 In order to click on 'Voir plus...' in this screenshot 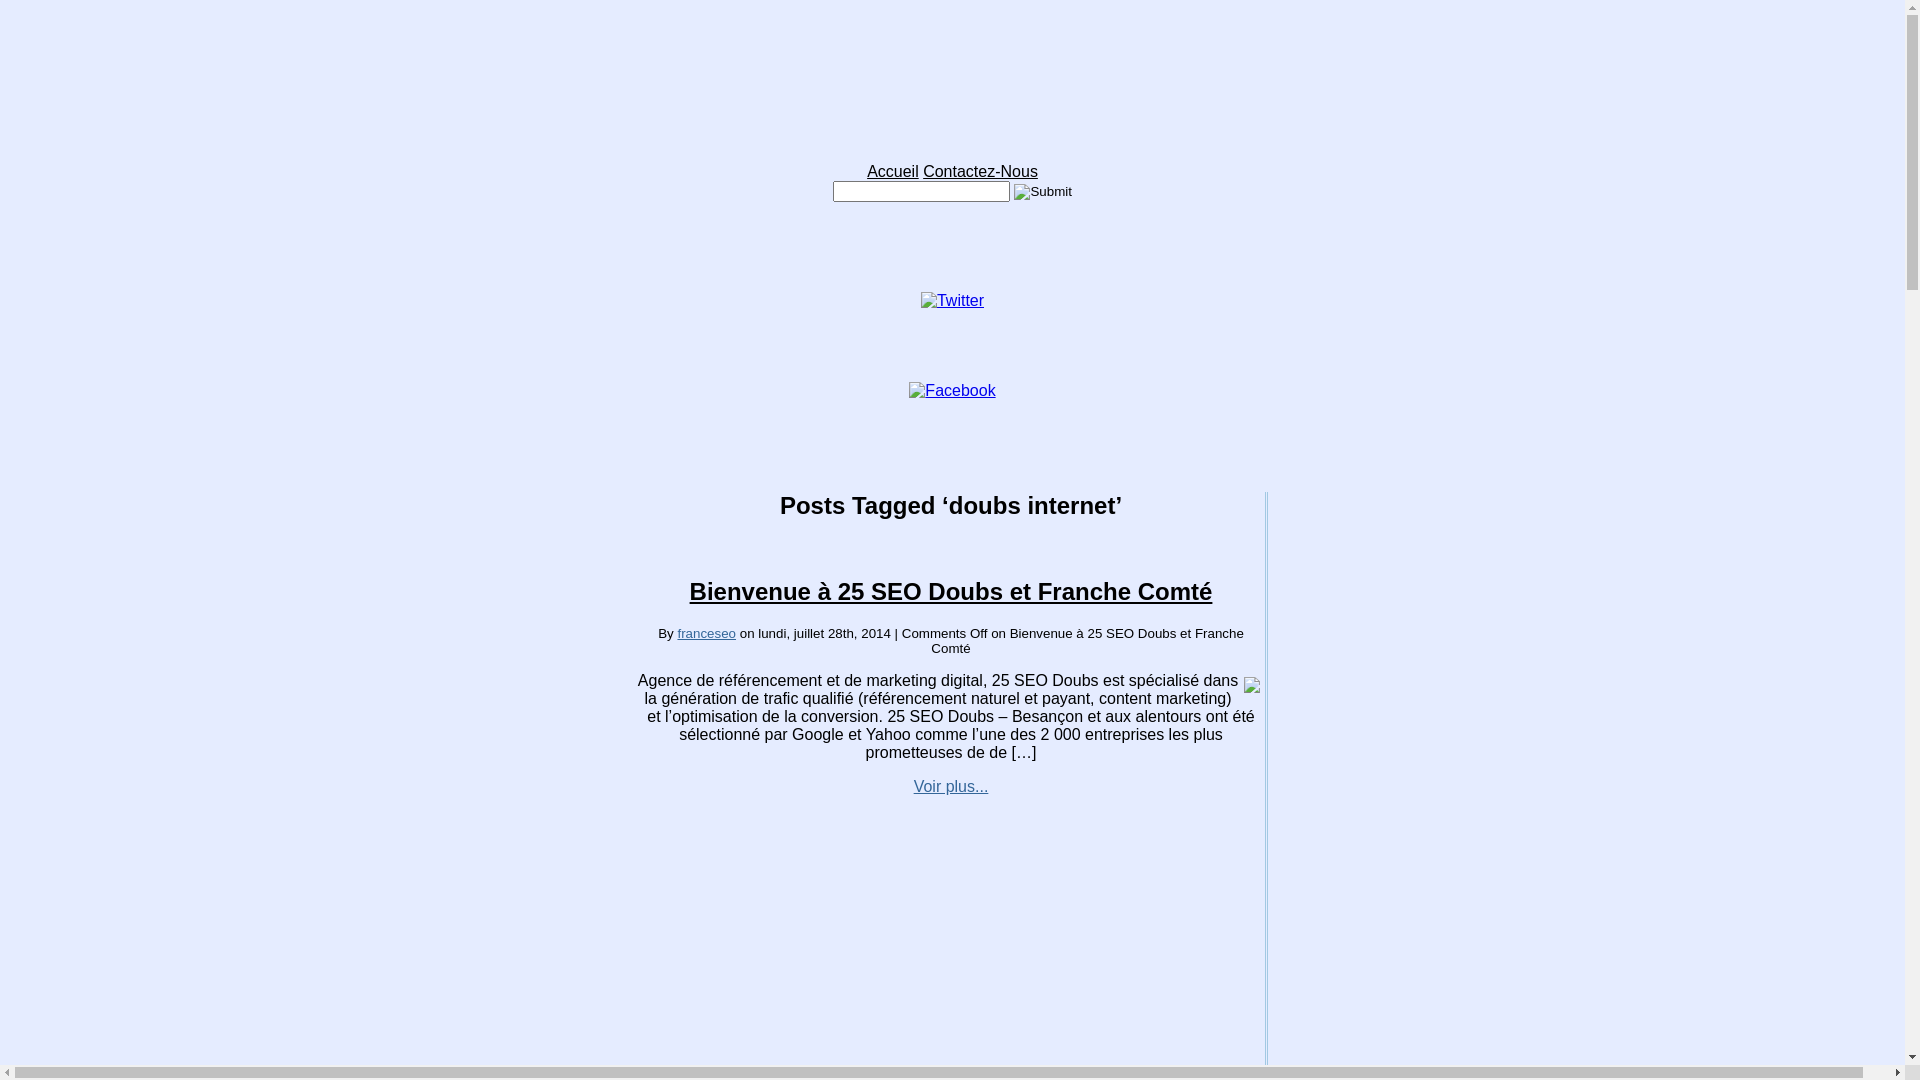, I will do `click(950, 785)`.